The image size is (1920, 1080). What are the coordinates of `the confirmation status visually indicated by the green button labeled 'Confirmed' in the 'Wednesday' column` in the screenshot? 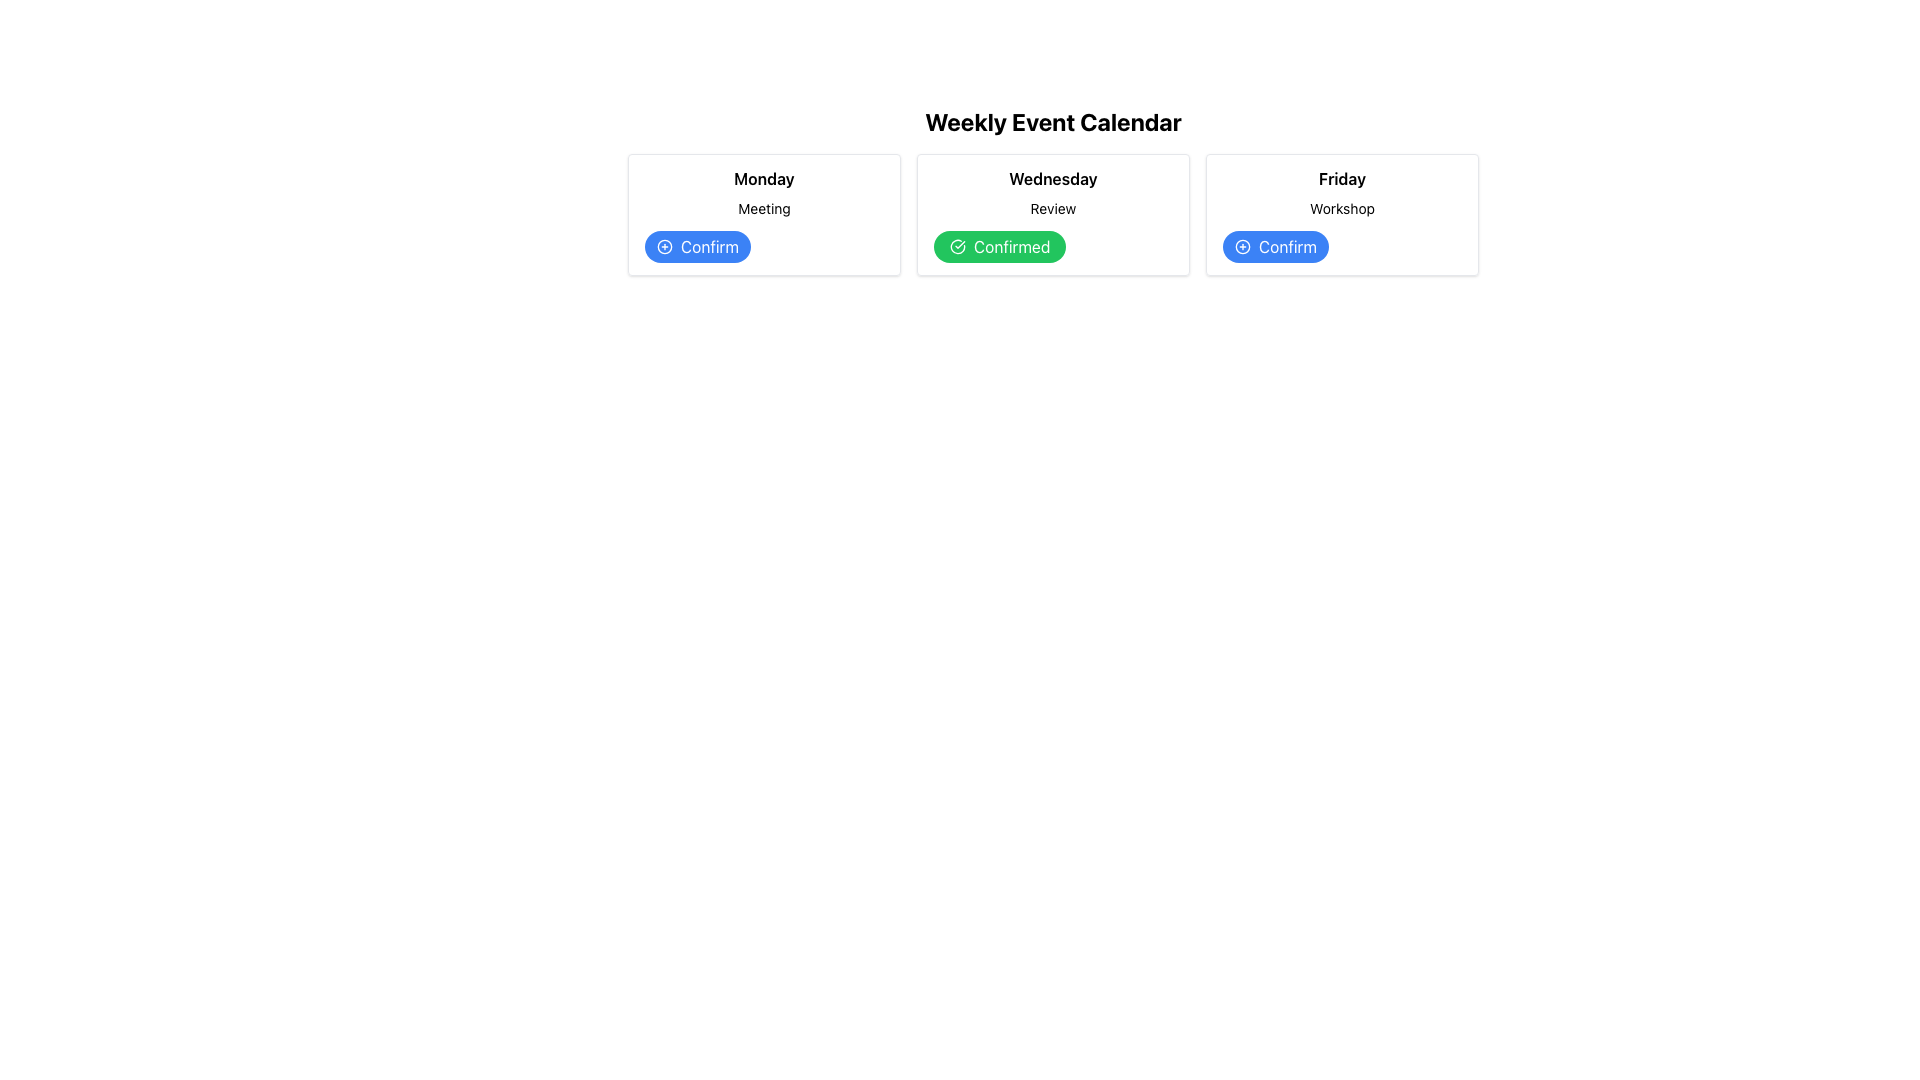 It's located at (957, 245).